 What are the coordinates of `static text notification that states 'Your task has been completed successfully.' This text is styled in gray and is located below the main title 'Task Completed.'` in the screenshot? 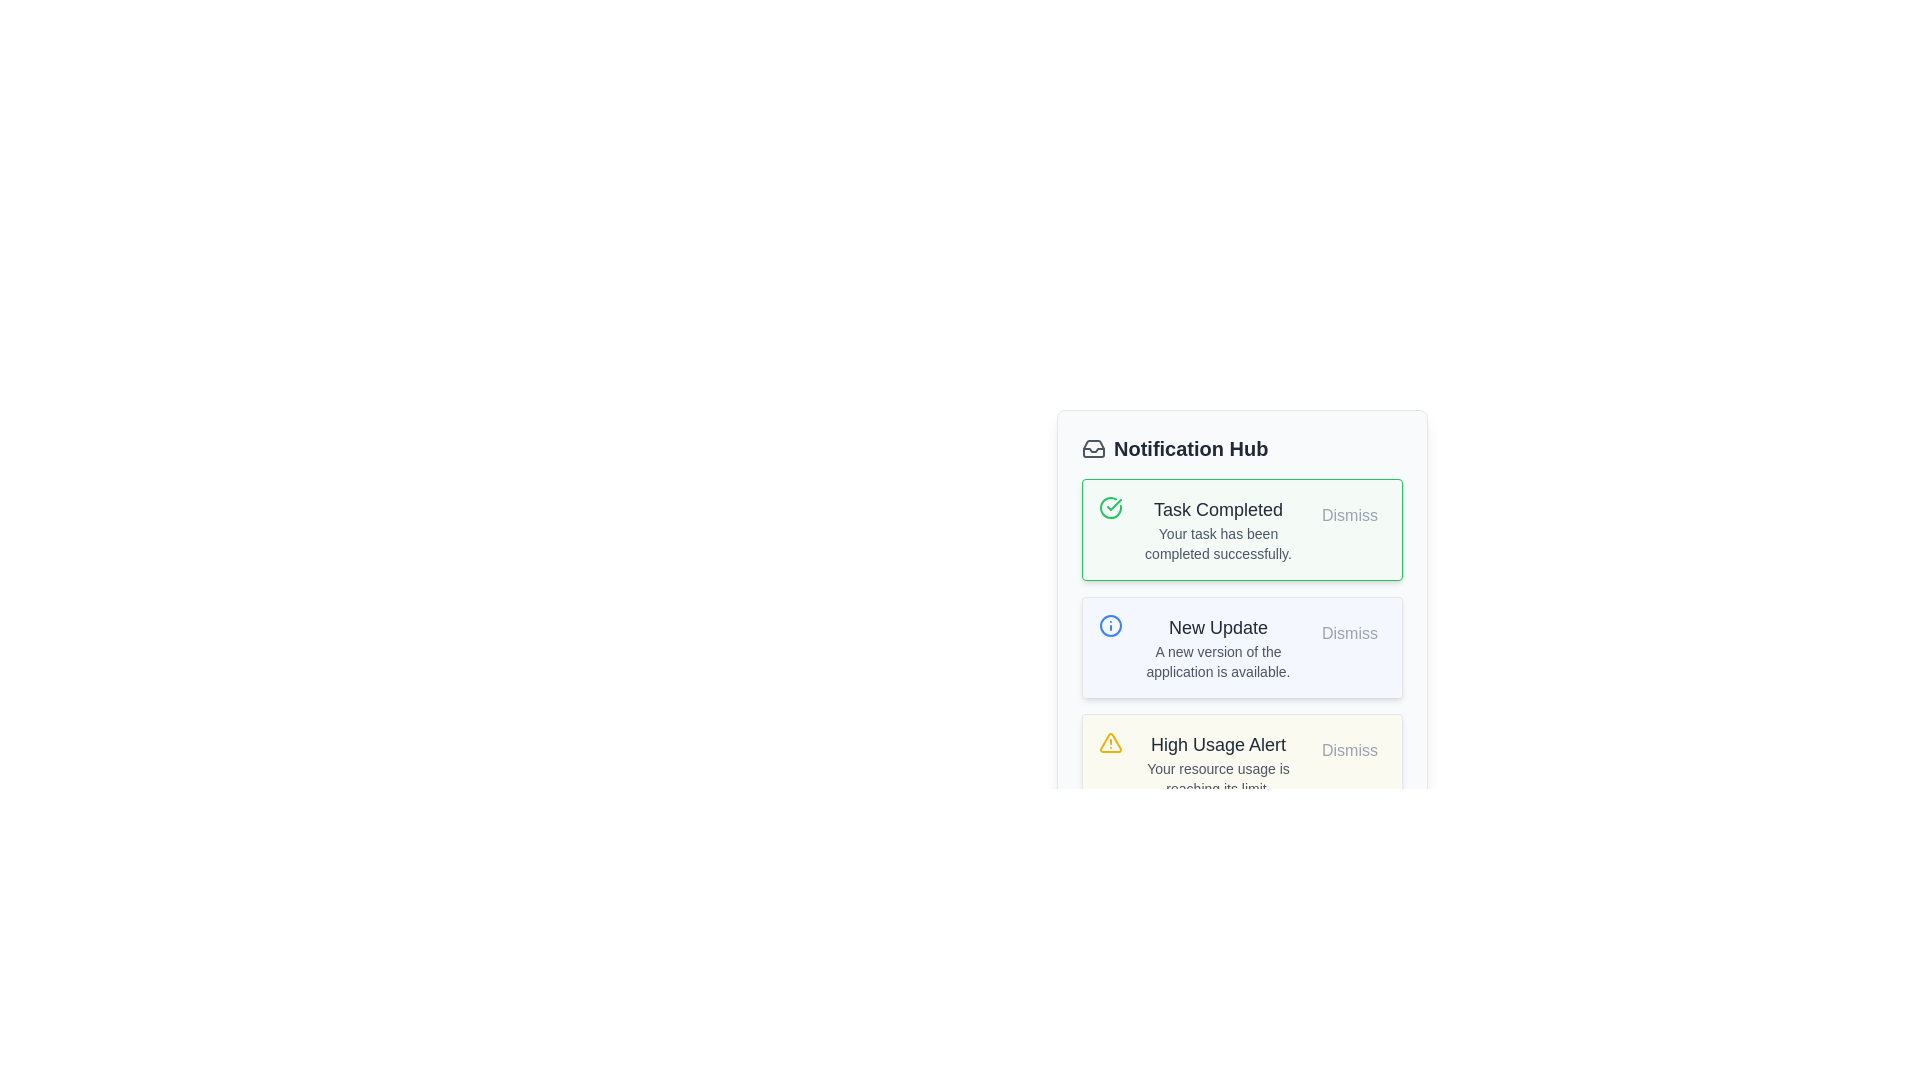 It's located at (1217, 543).